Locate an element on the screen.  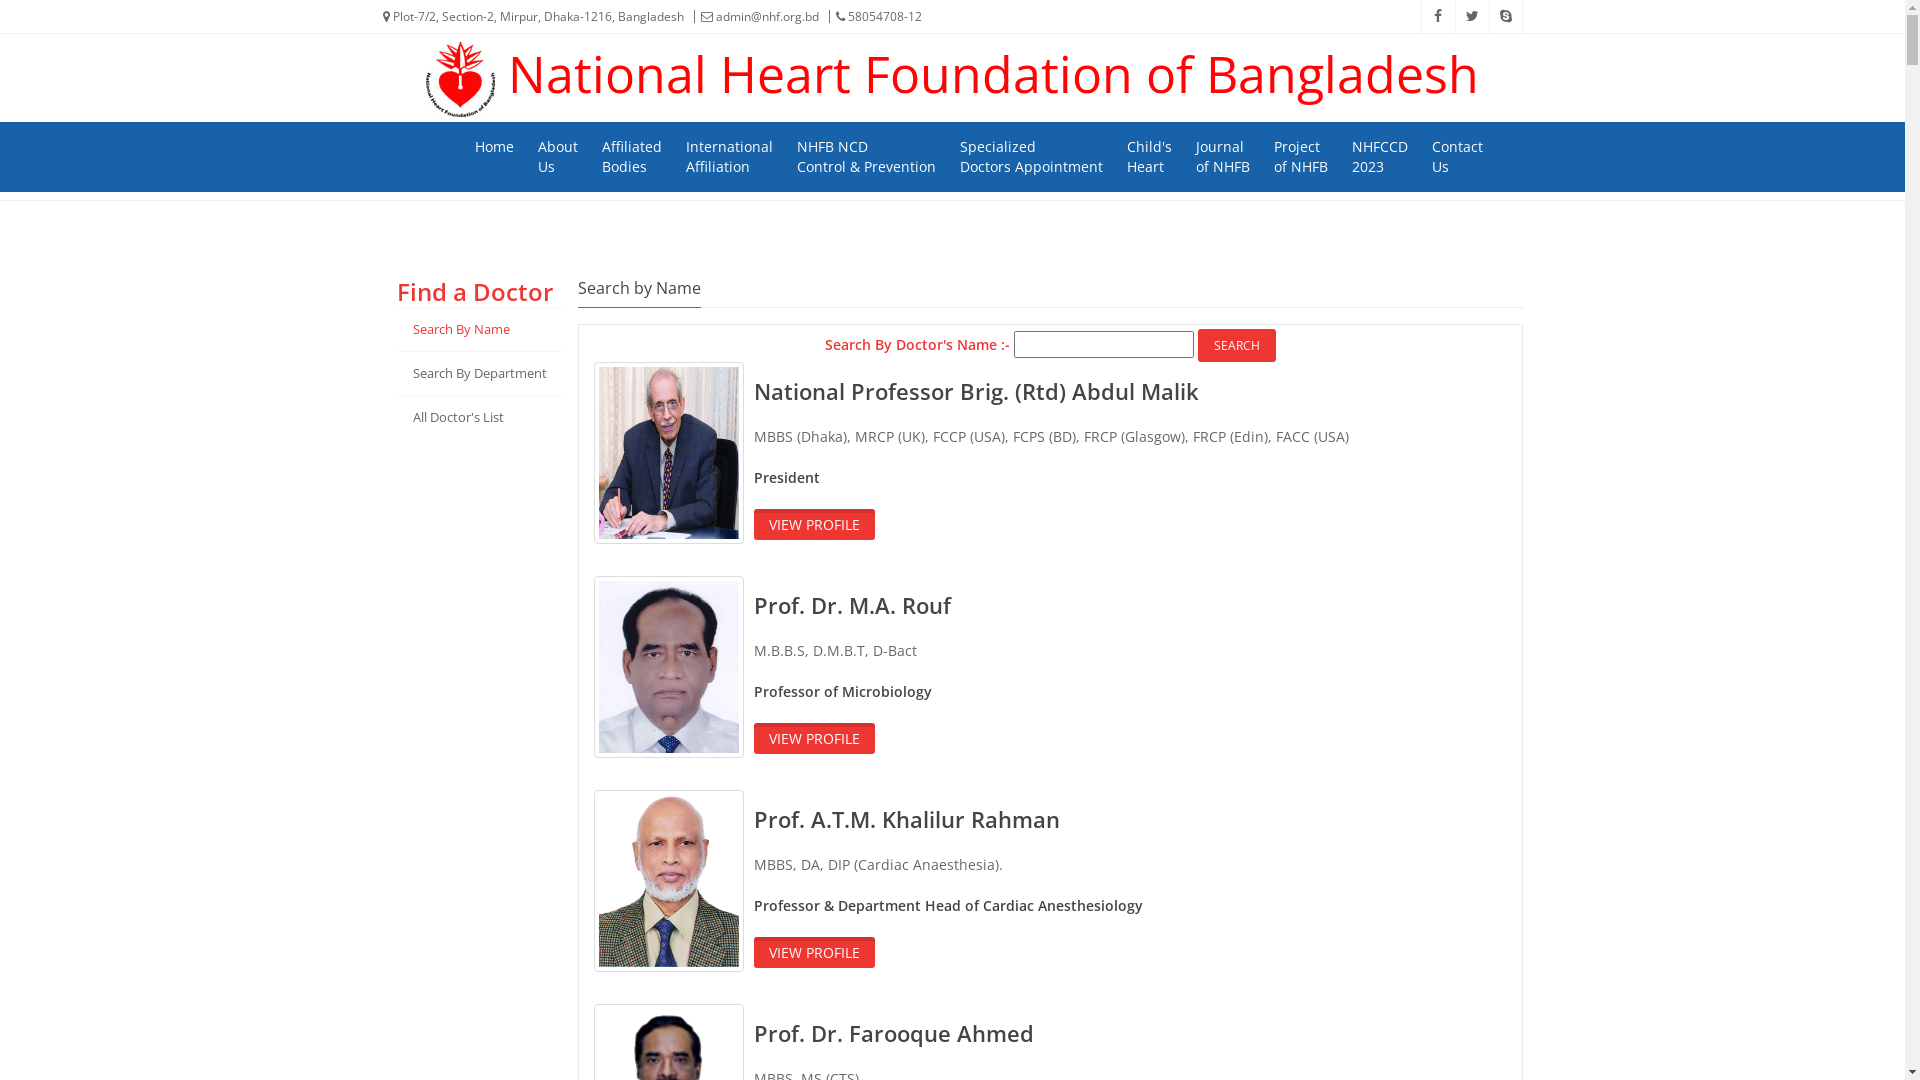
'International is located at coordinates (670, 156).